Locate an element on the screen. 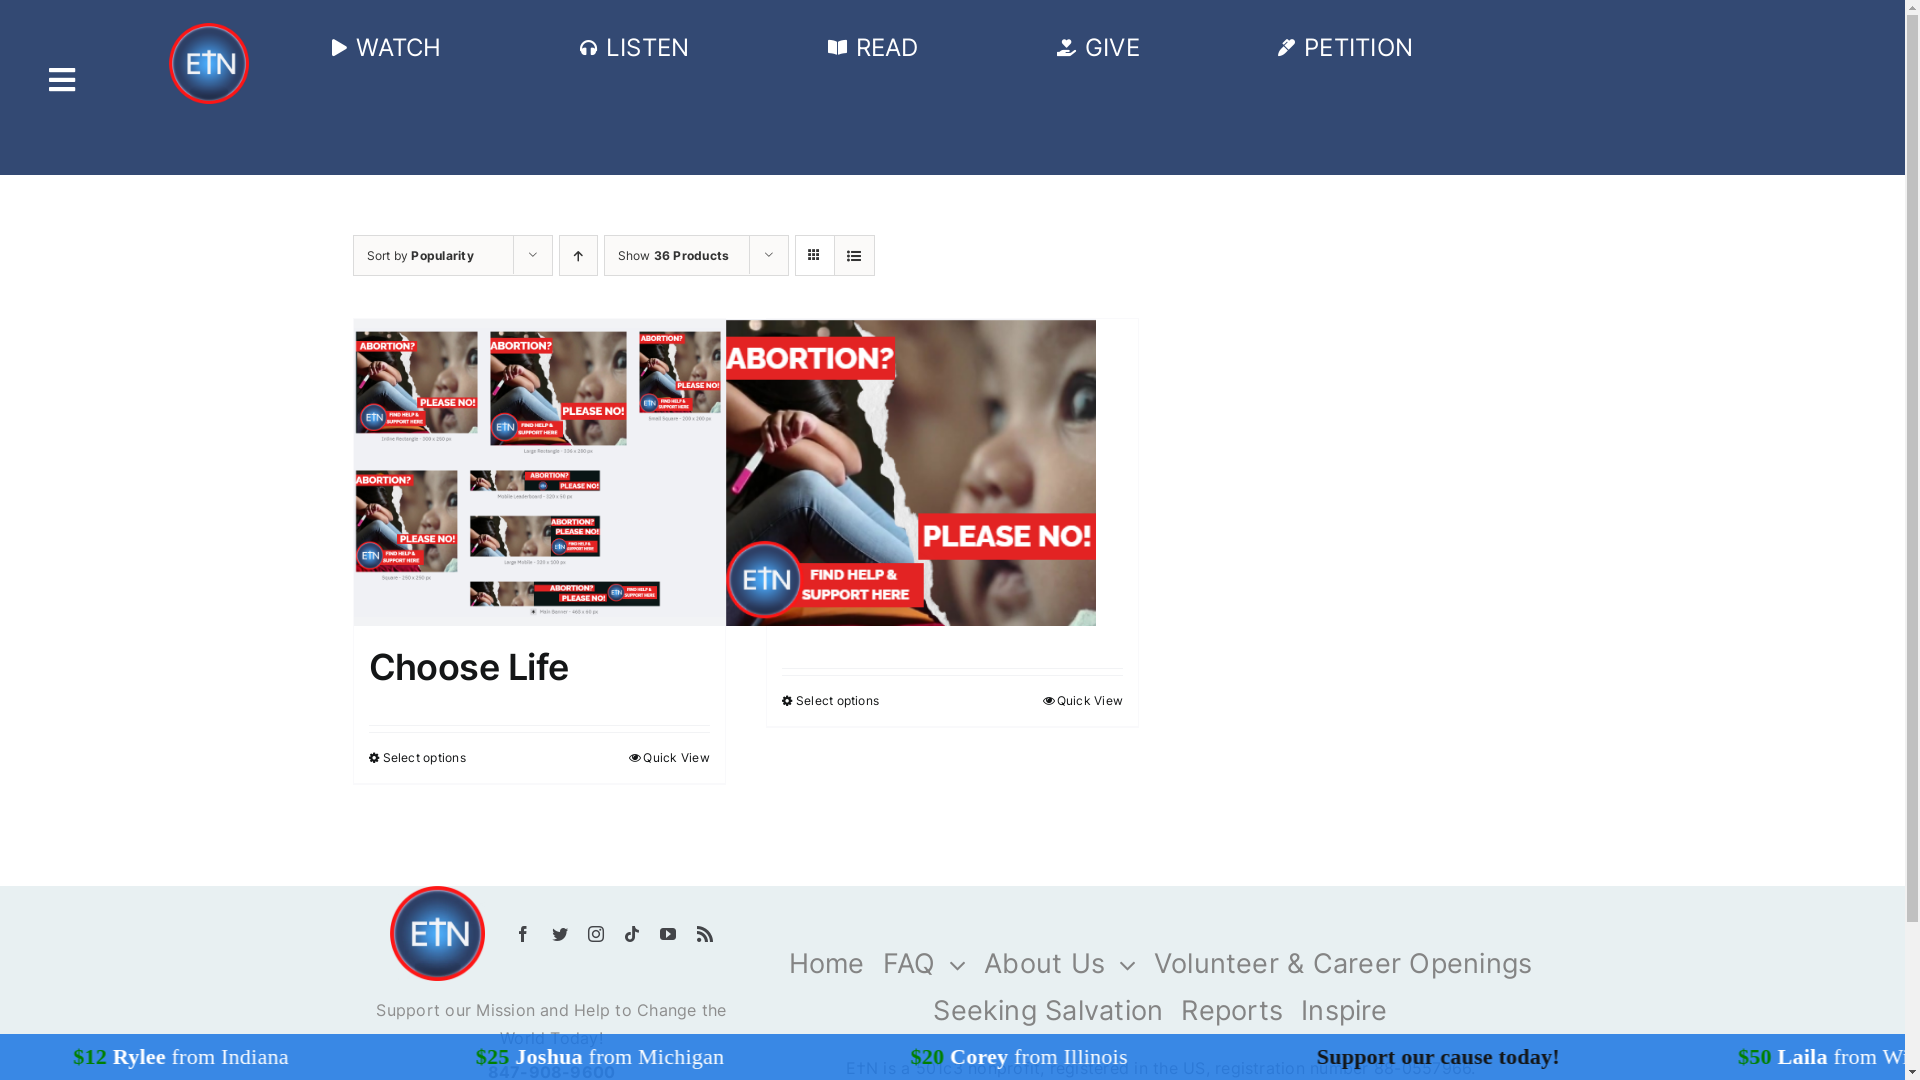  'GIVE' is located at coordinates (1093, 46).